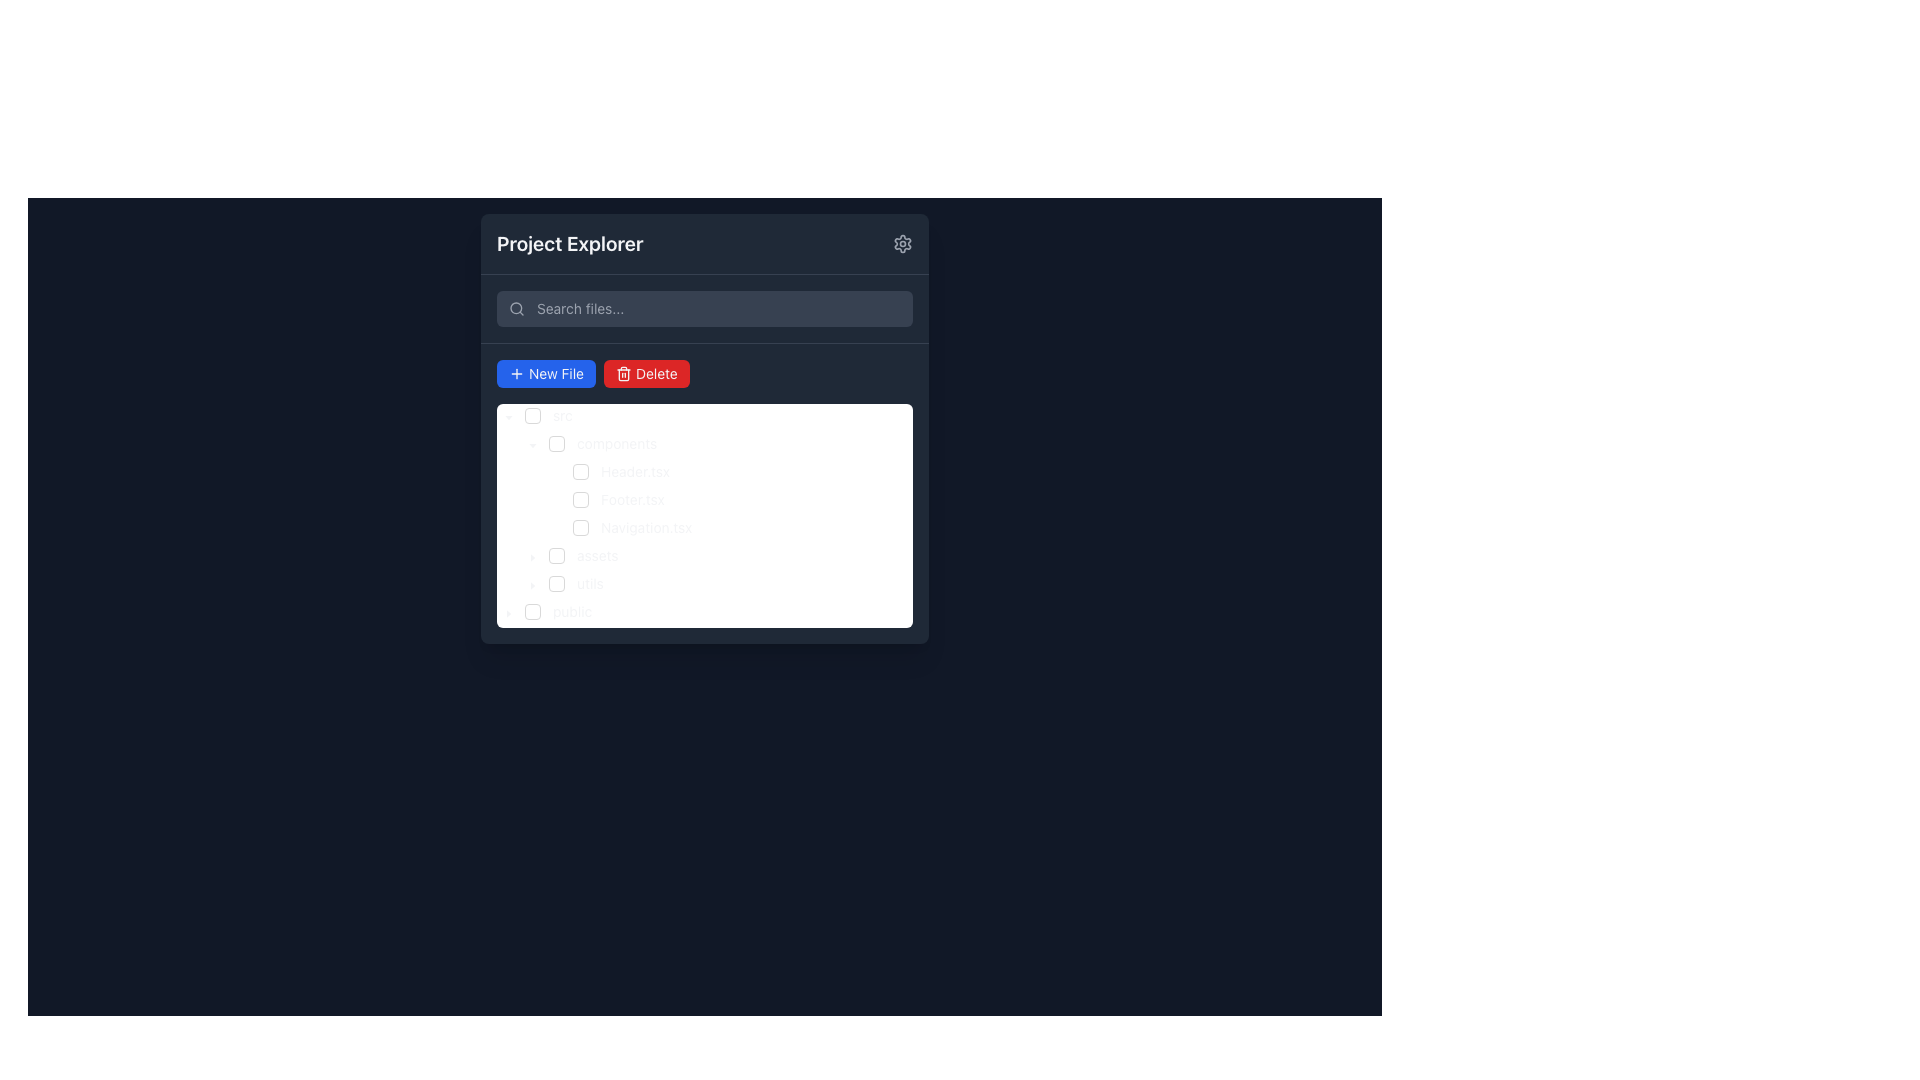  I want to click on on the file named 'Navigation.tsx' located in the Project Explorer panel under the 'components' folder, so click(646, 527).